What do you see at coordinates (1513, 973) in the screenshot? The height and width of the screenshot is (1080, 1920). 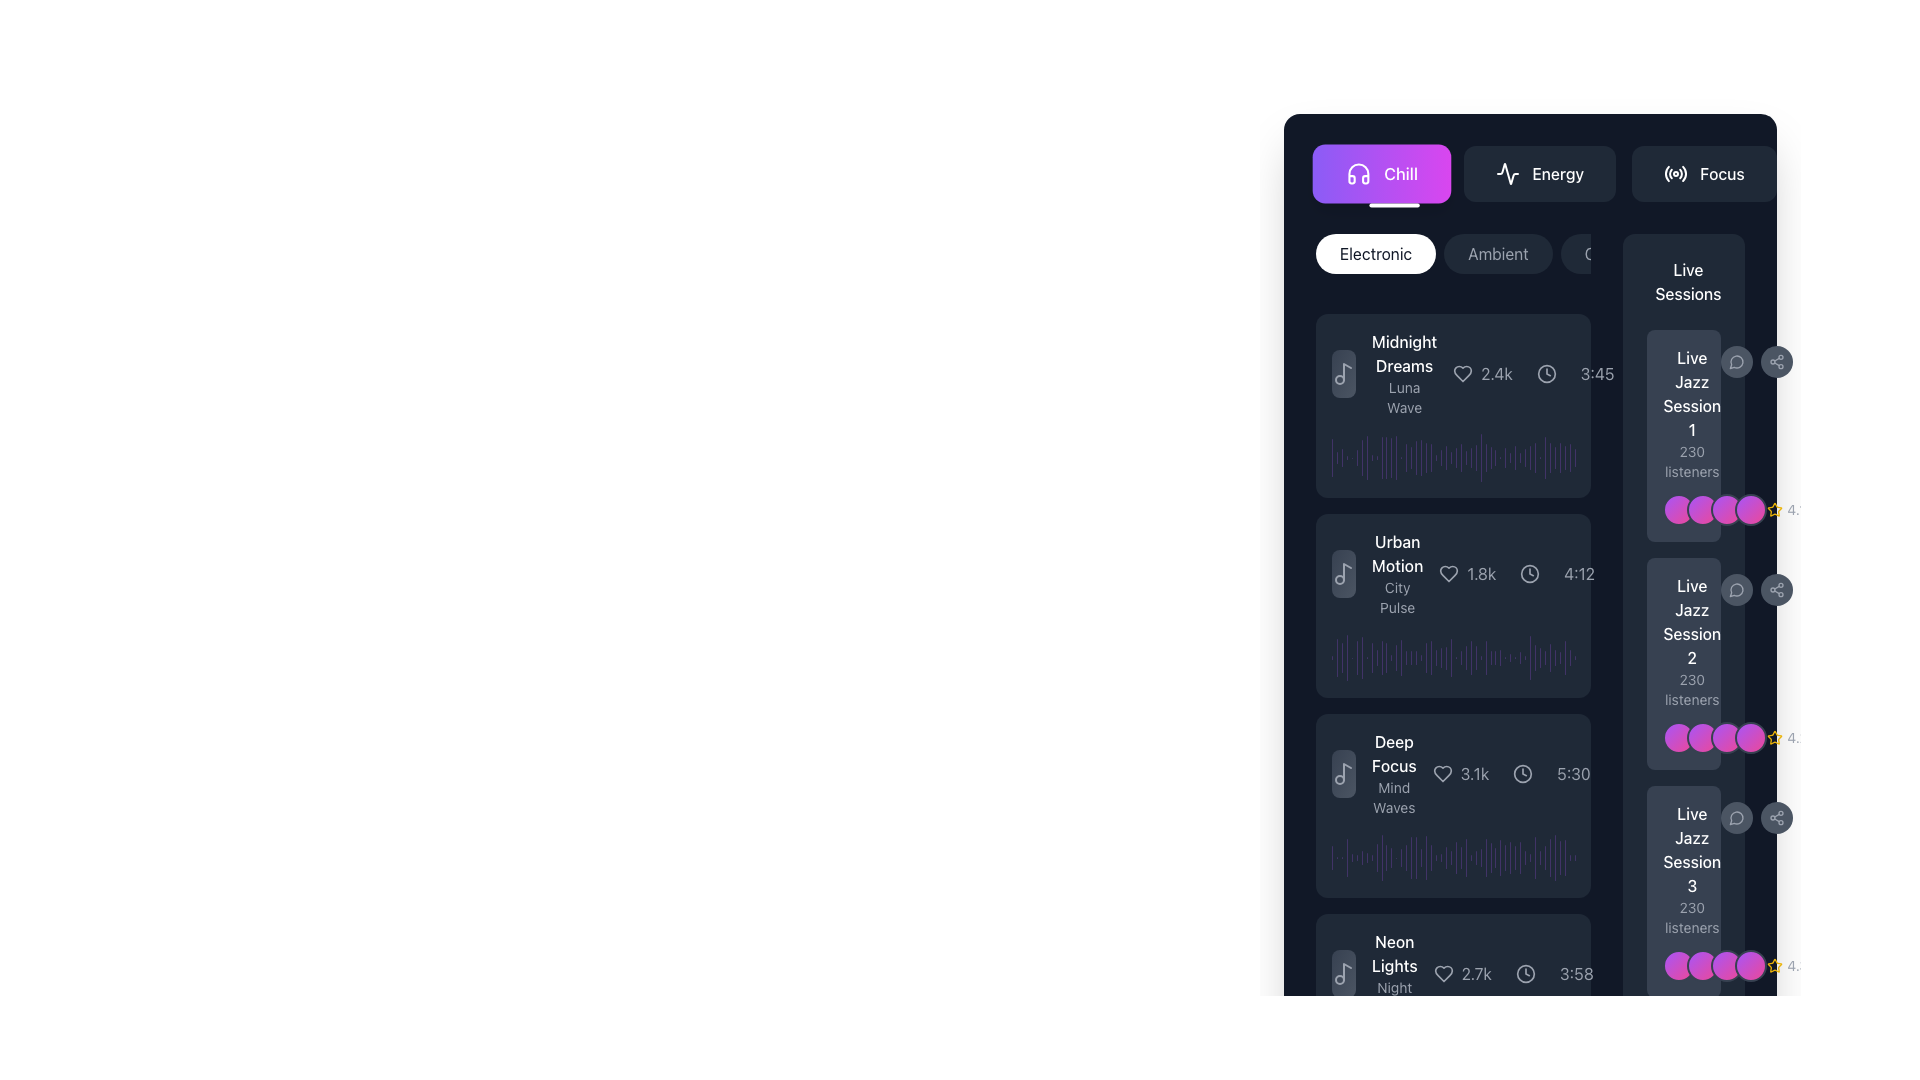 I see `the numeric value in the Informational bar displaying likes and duration for the track titled 'Neon Lights' with subtitle 'Night Drift'` at bounding box center [1513, 973].